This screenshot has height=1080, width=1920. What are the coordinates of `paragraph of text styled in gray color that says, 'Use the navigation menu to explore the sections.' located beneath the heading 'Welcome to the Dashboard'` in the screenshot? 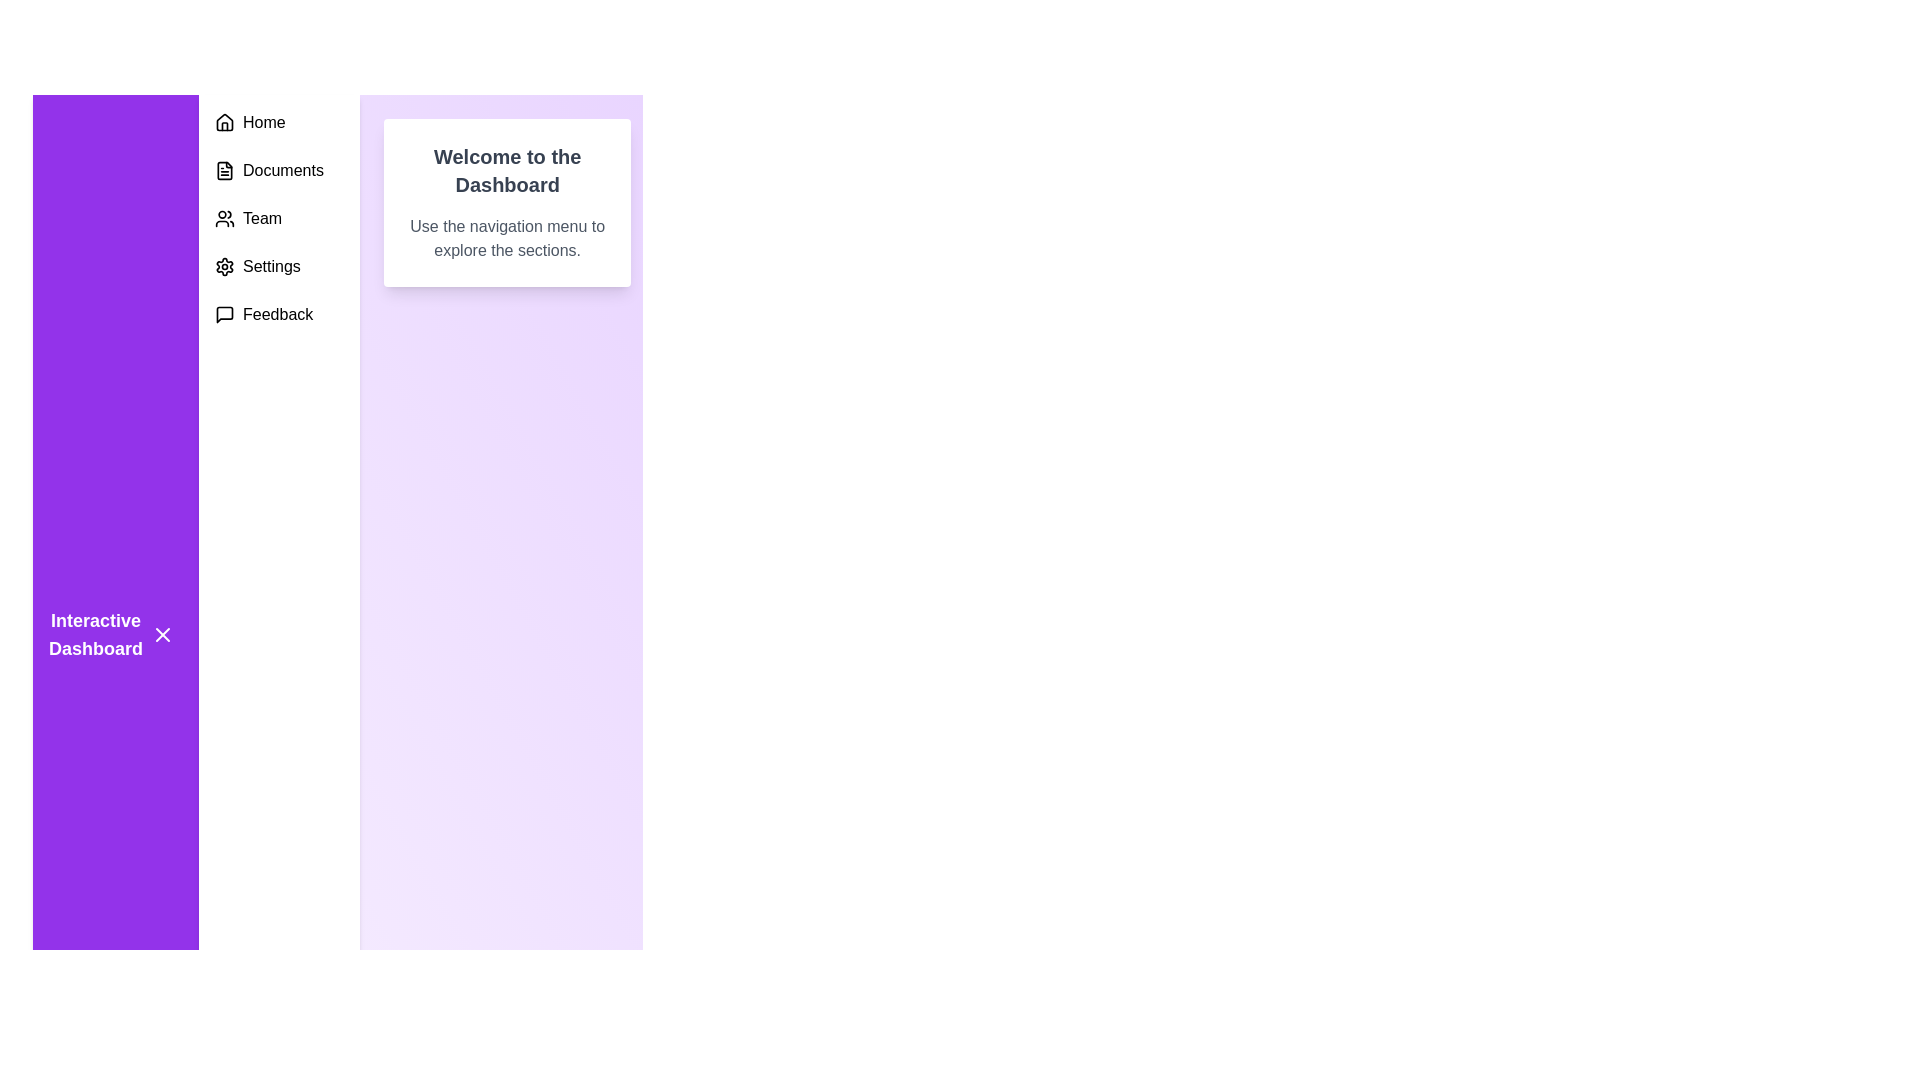 It's located at (507, 238).